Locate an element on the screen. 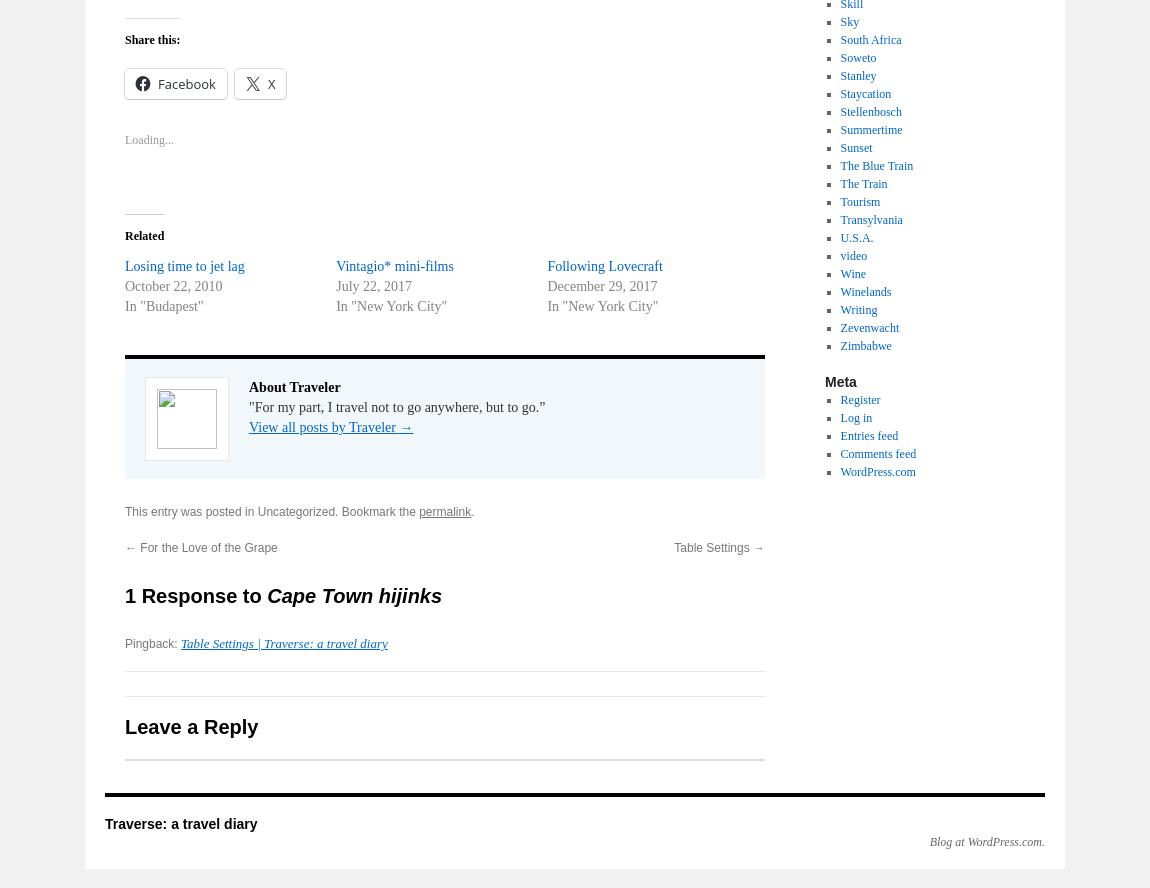  'Zimbabwe' is located at coordinates (838, 345).